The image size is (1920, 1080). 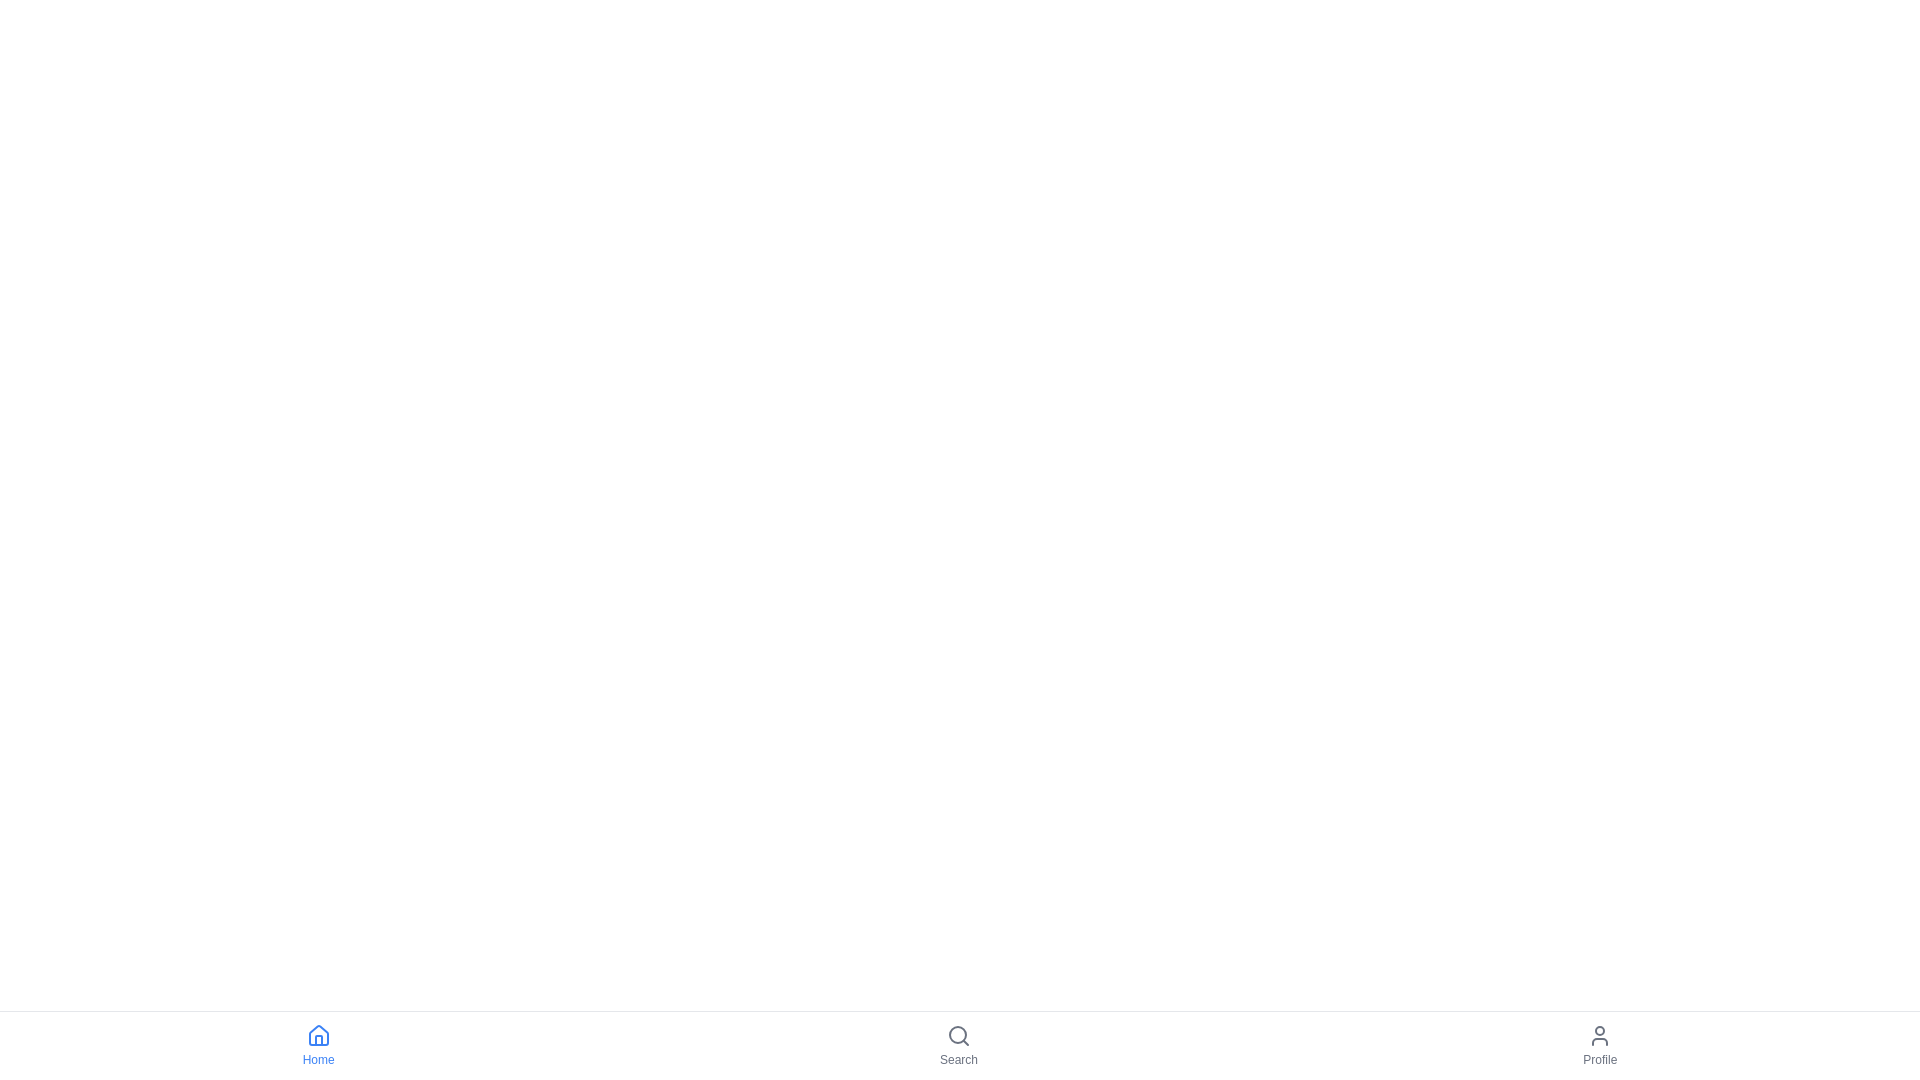 What do you see at coordinates (1598, 1044) in the screenshot?
I see `the 'Profile' navigation button, which is the third element from the left in the bottom navigation bar` at bounding box center [1598, 1044].